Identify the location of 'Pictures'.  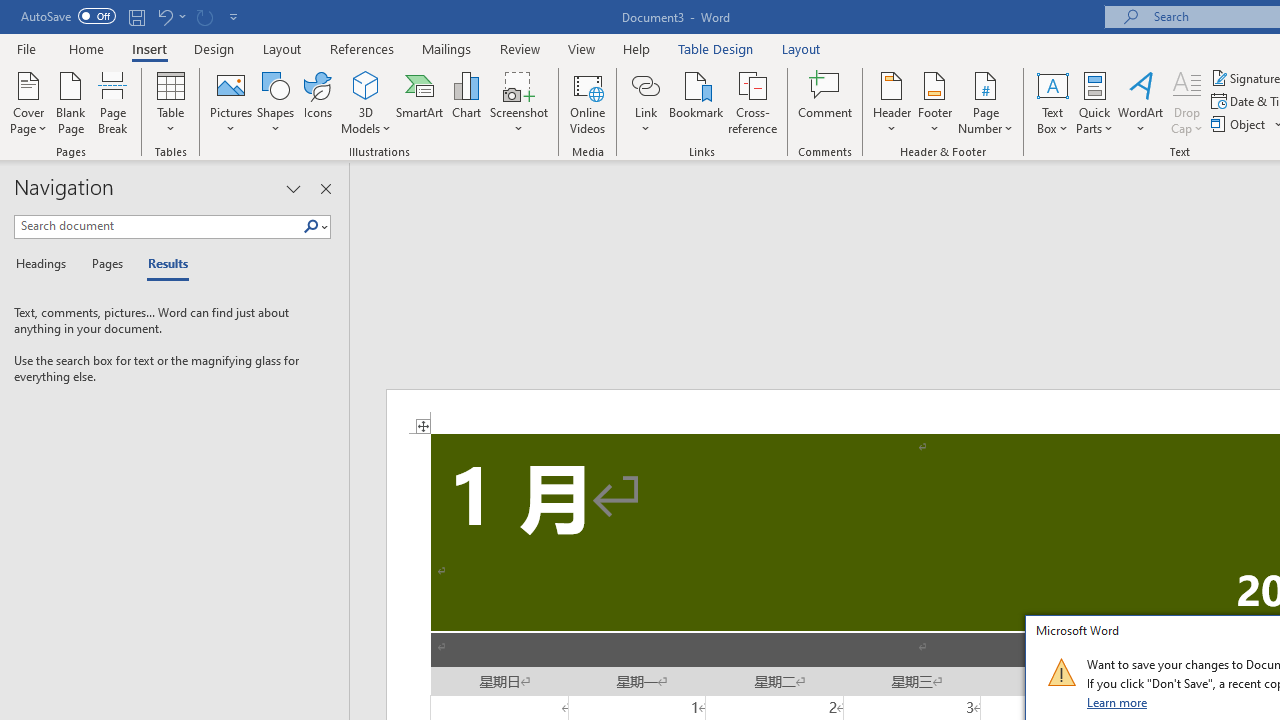
(231, 103).